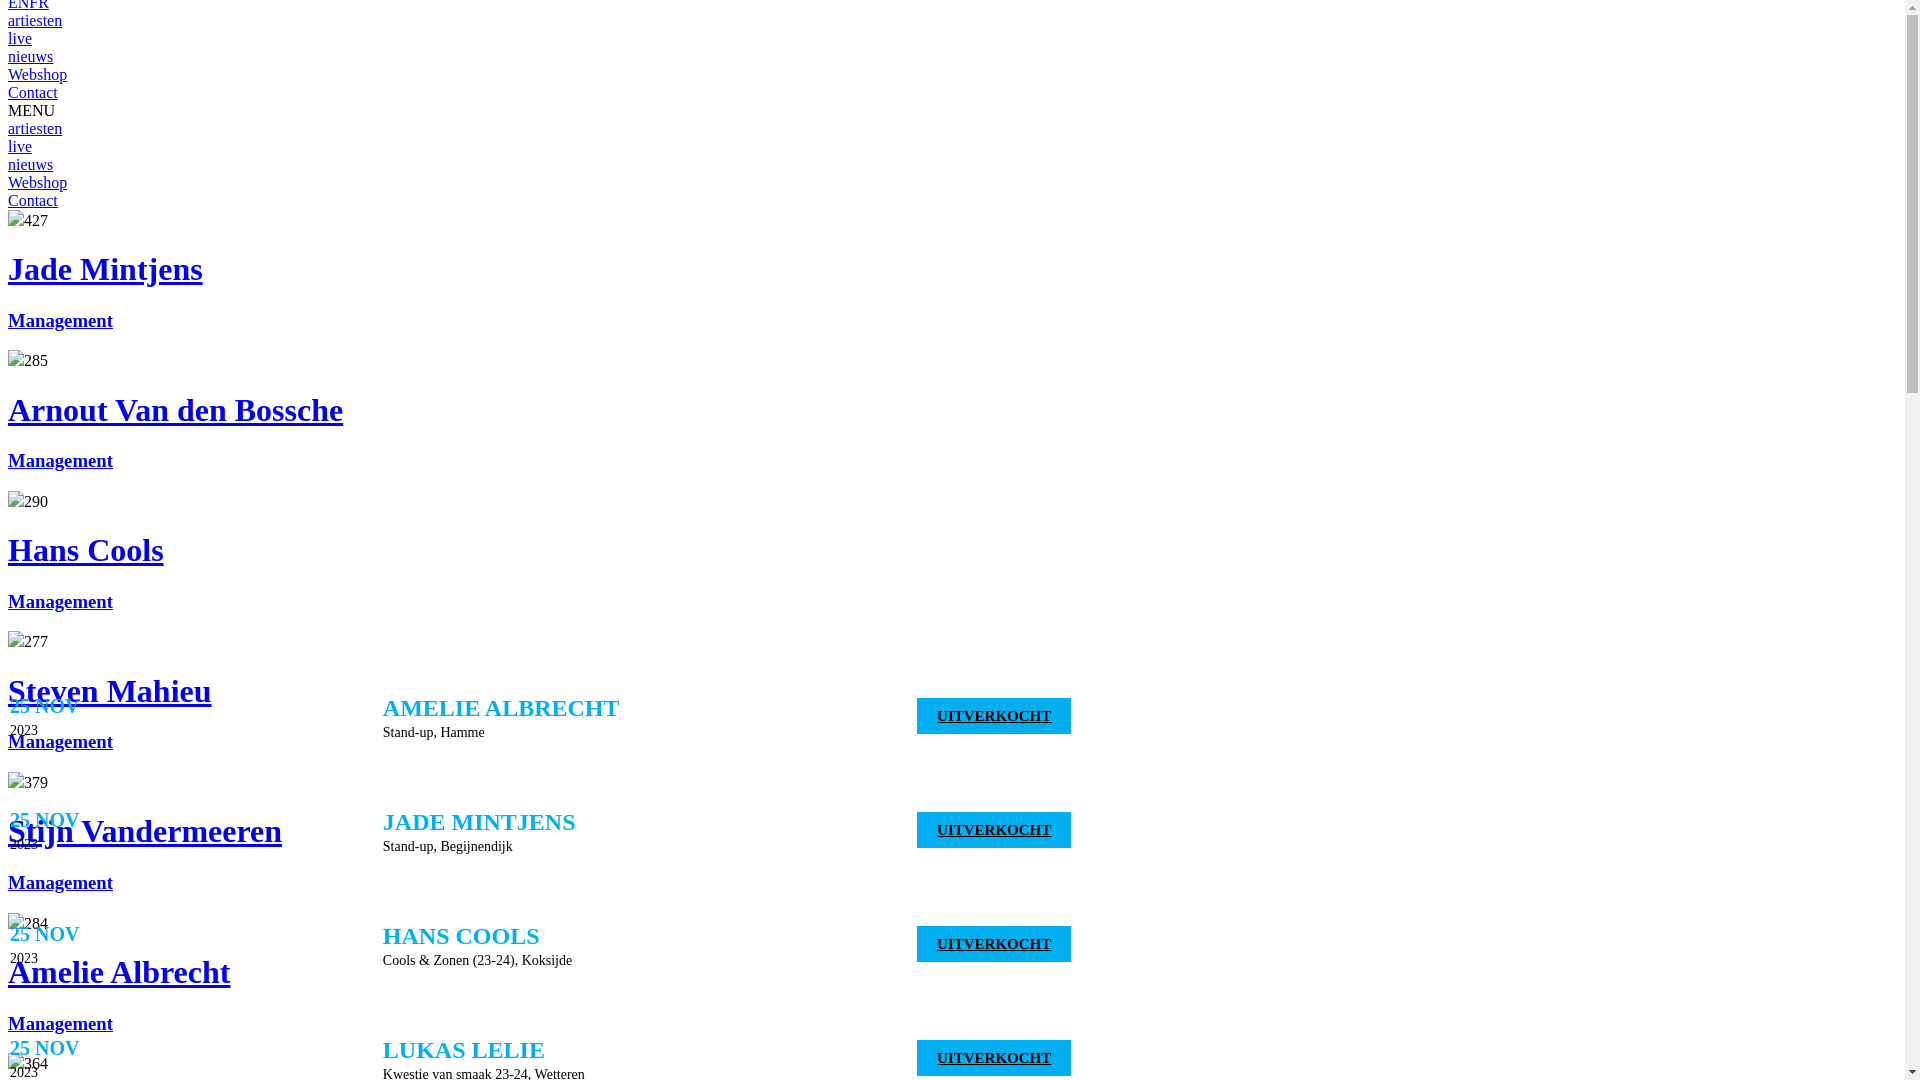 This screenshot has width=1920, height=1080. I want to click on 'nieuws', so click(30, 163).